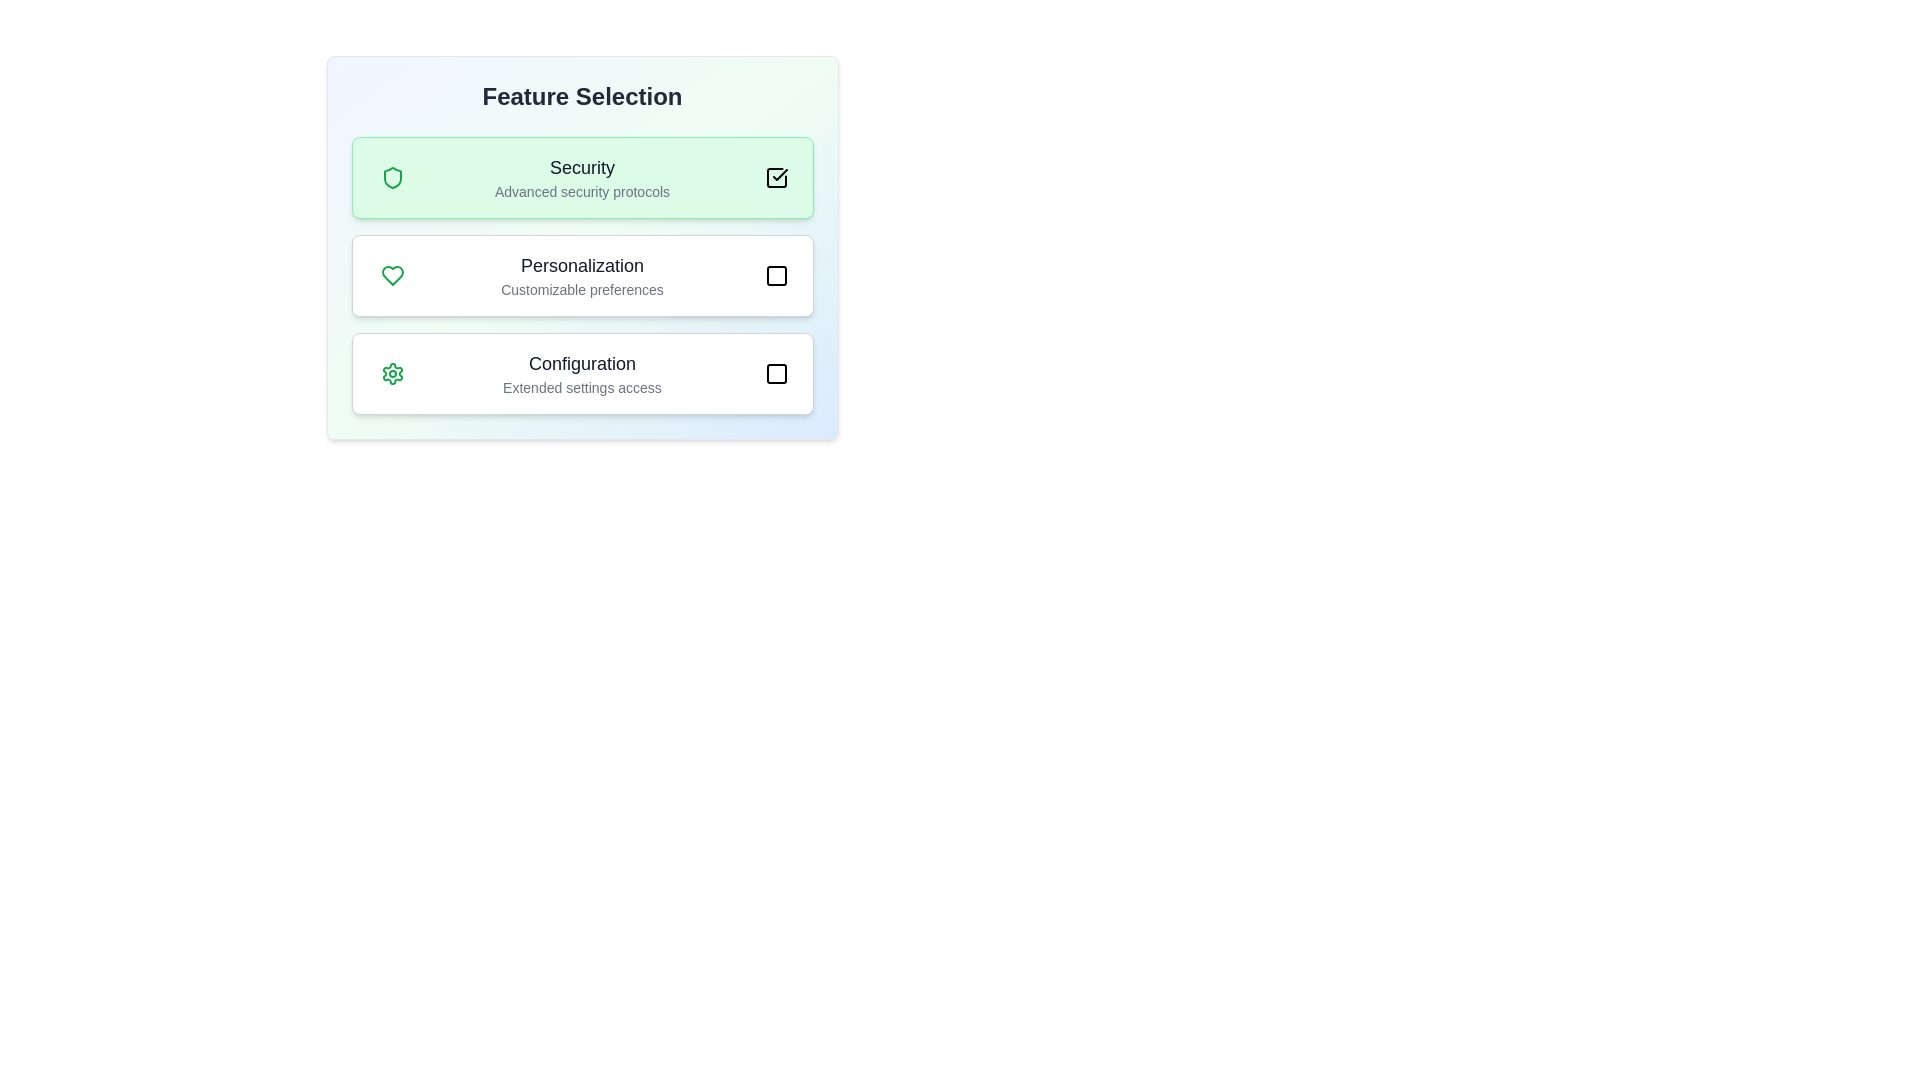  What do you see at coordinates (775, 176) in the screenshot?
I see `the button with an icon that toggles the 'Security' option, located at the top-right corner of the 'Security' section` at bounding box center [775, 176].